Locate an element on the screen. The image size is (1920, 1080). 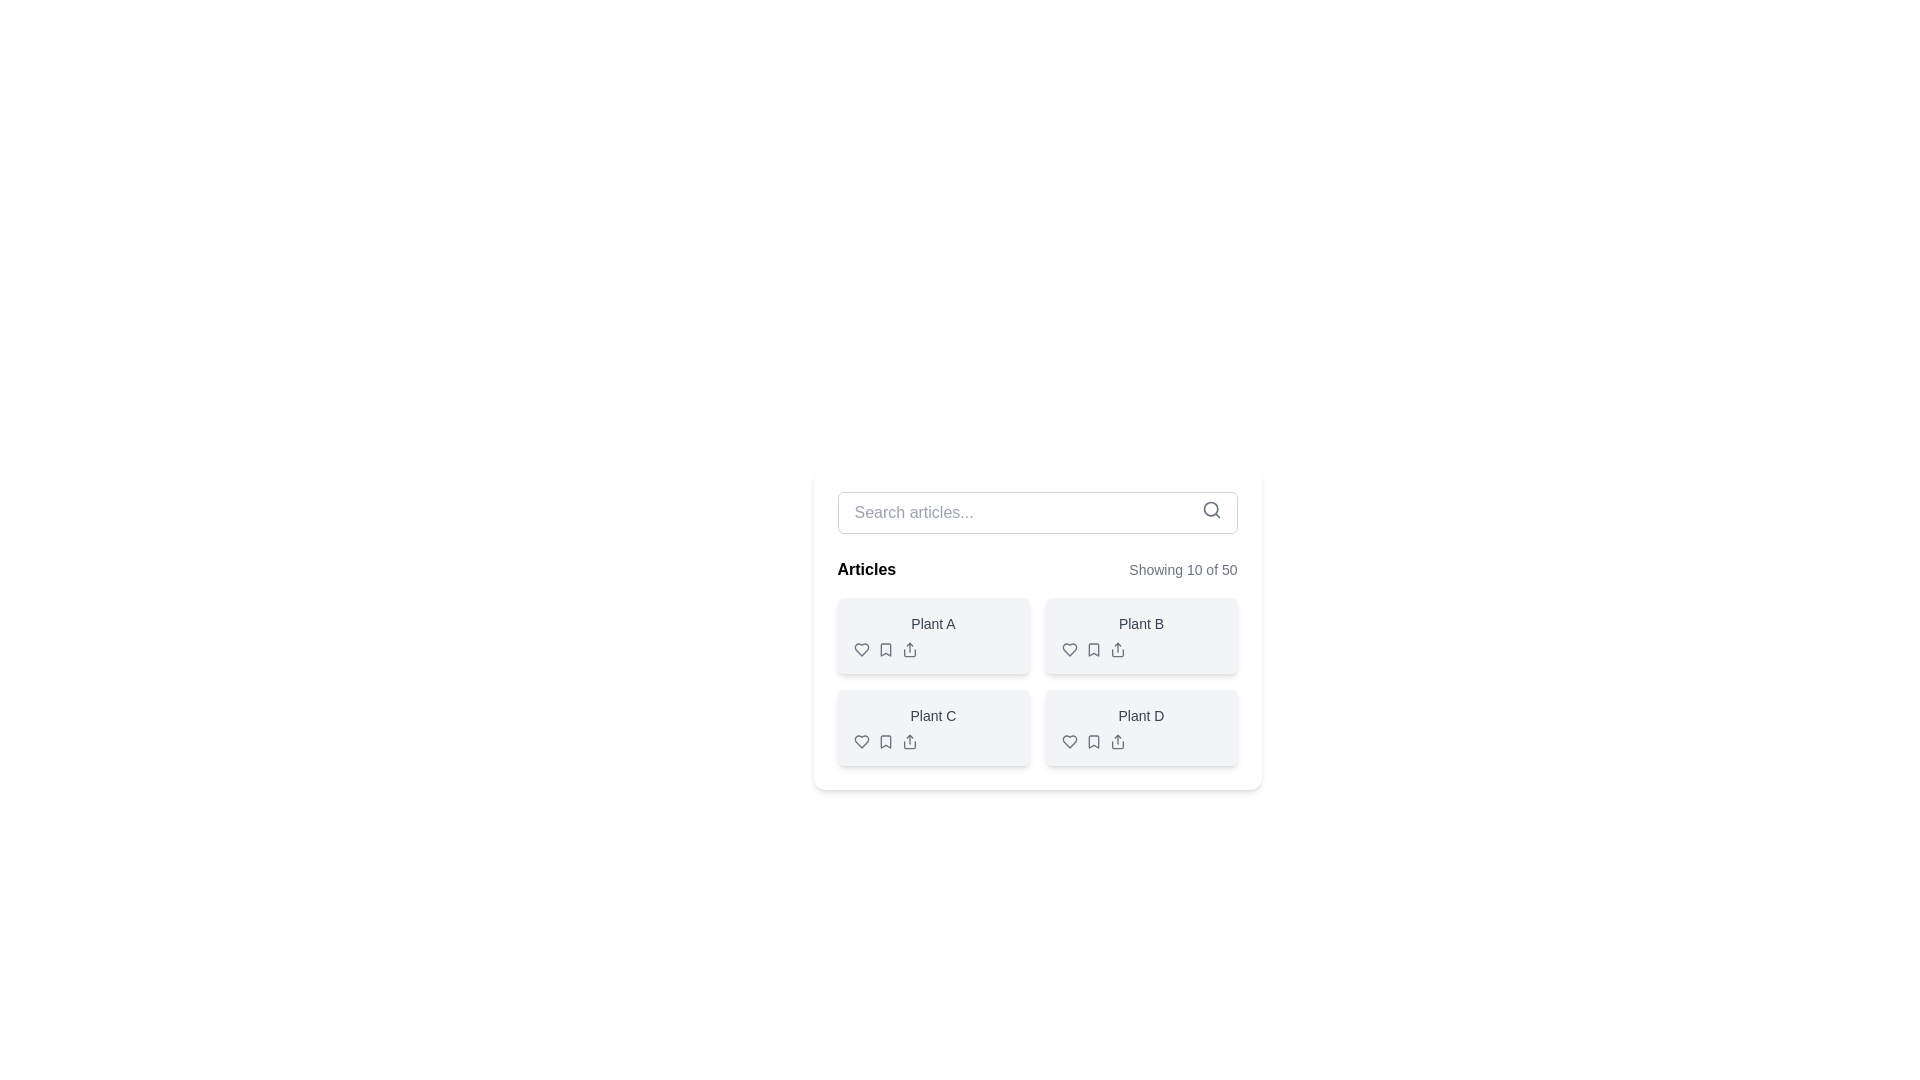
the share icon button is located at coordinates (908, 741).